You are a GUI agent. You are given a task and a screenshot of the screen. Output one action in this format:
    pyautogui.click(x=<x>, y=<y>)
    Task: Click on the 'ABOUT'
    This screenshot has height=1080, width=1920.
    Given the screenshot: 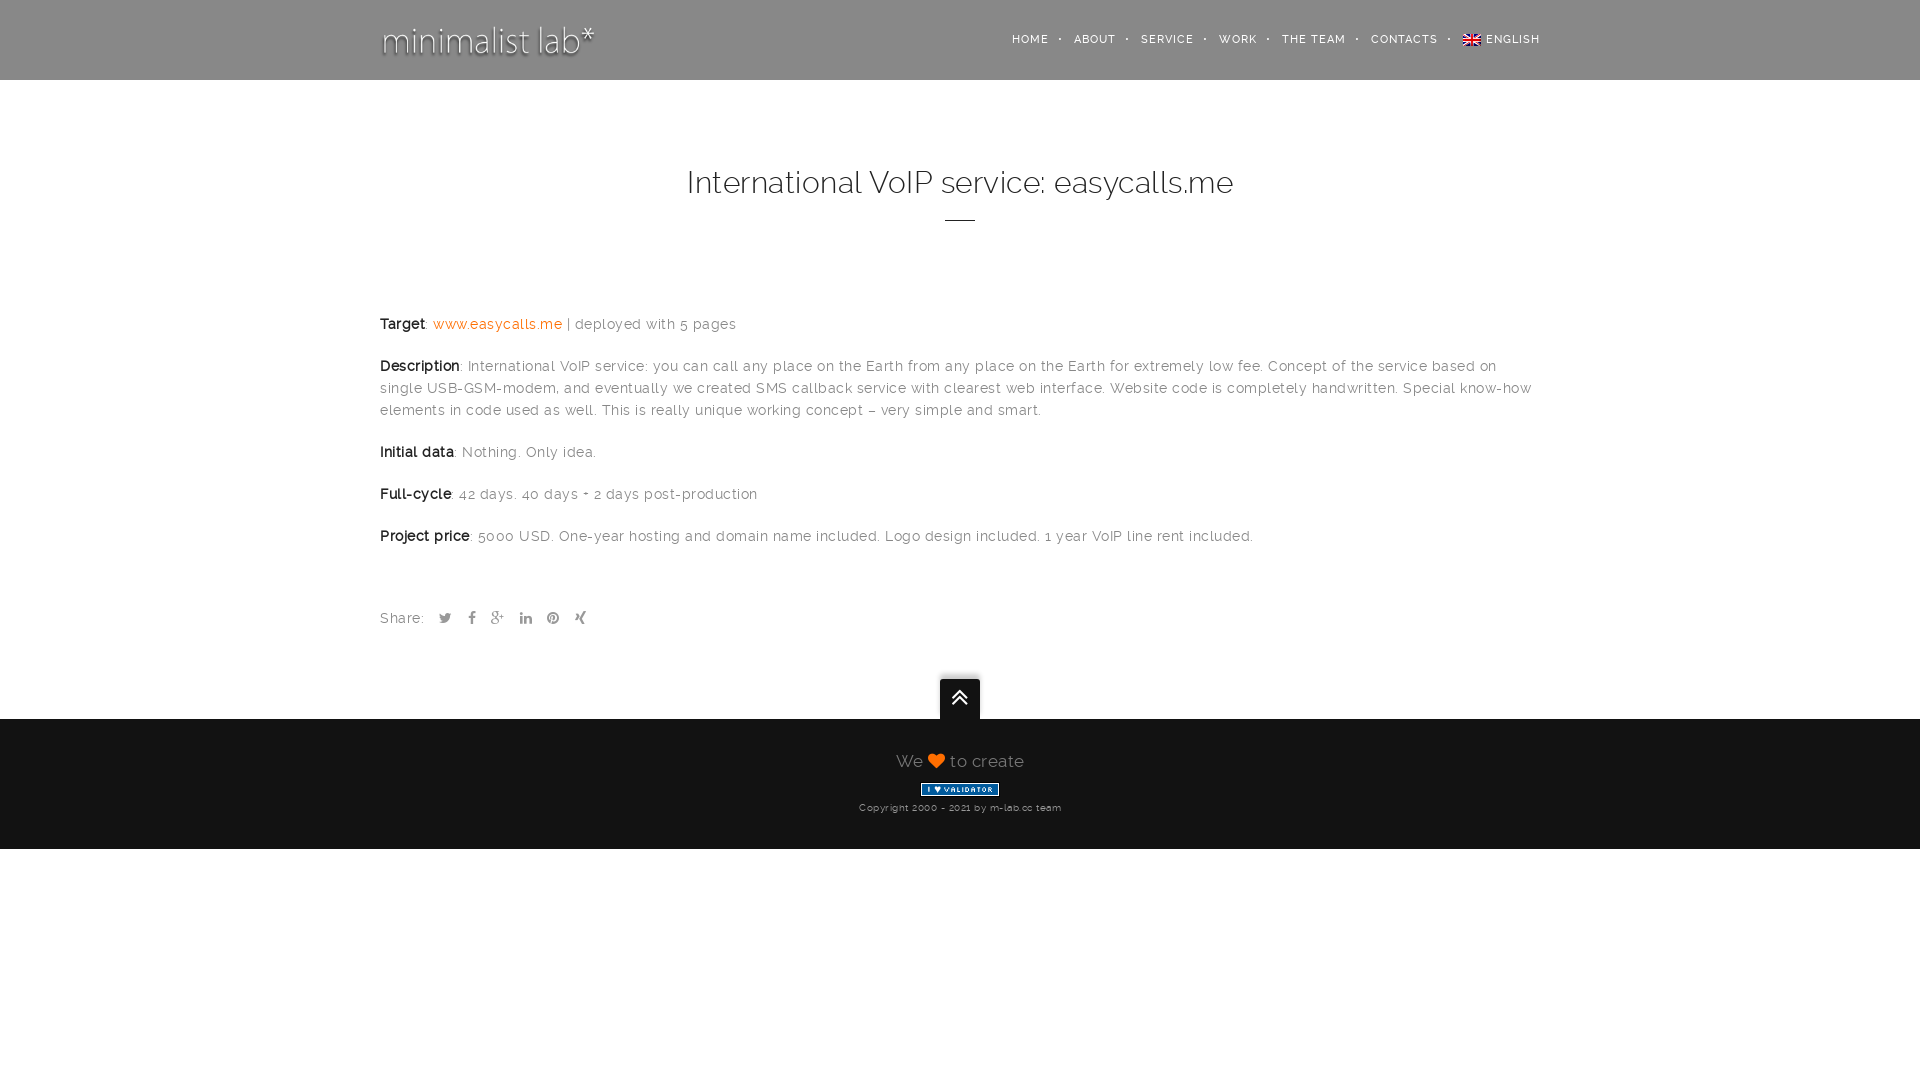 What is the action you would take?
    pyautogui.click(x=1081, y=39)
    